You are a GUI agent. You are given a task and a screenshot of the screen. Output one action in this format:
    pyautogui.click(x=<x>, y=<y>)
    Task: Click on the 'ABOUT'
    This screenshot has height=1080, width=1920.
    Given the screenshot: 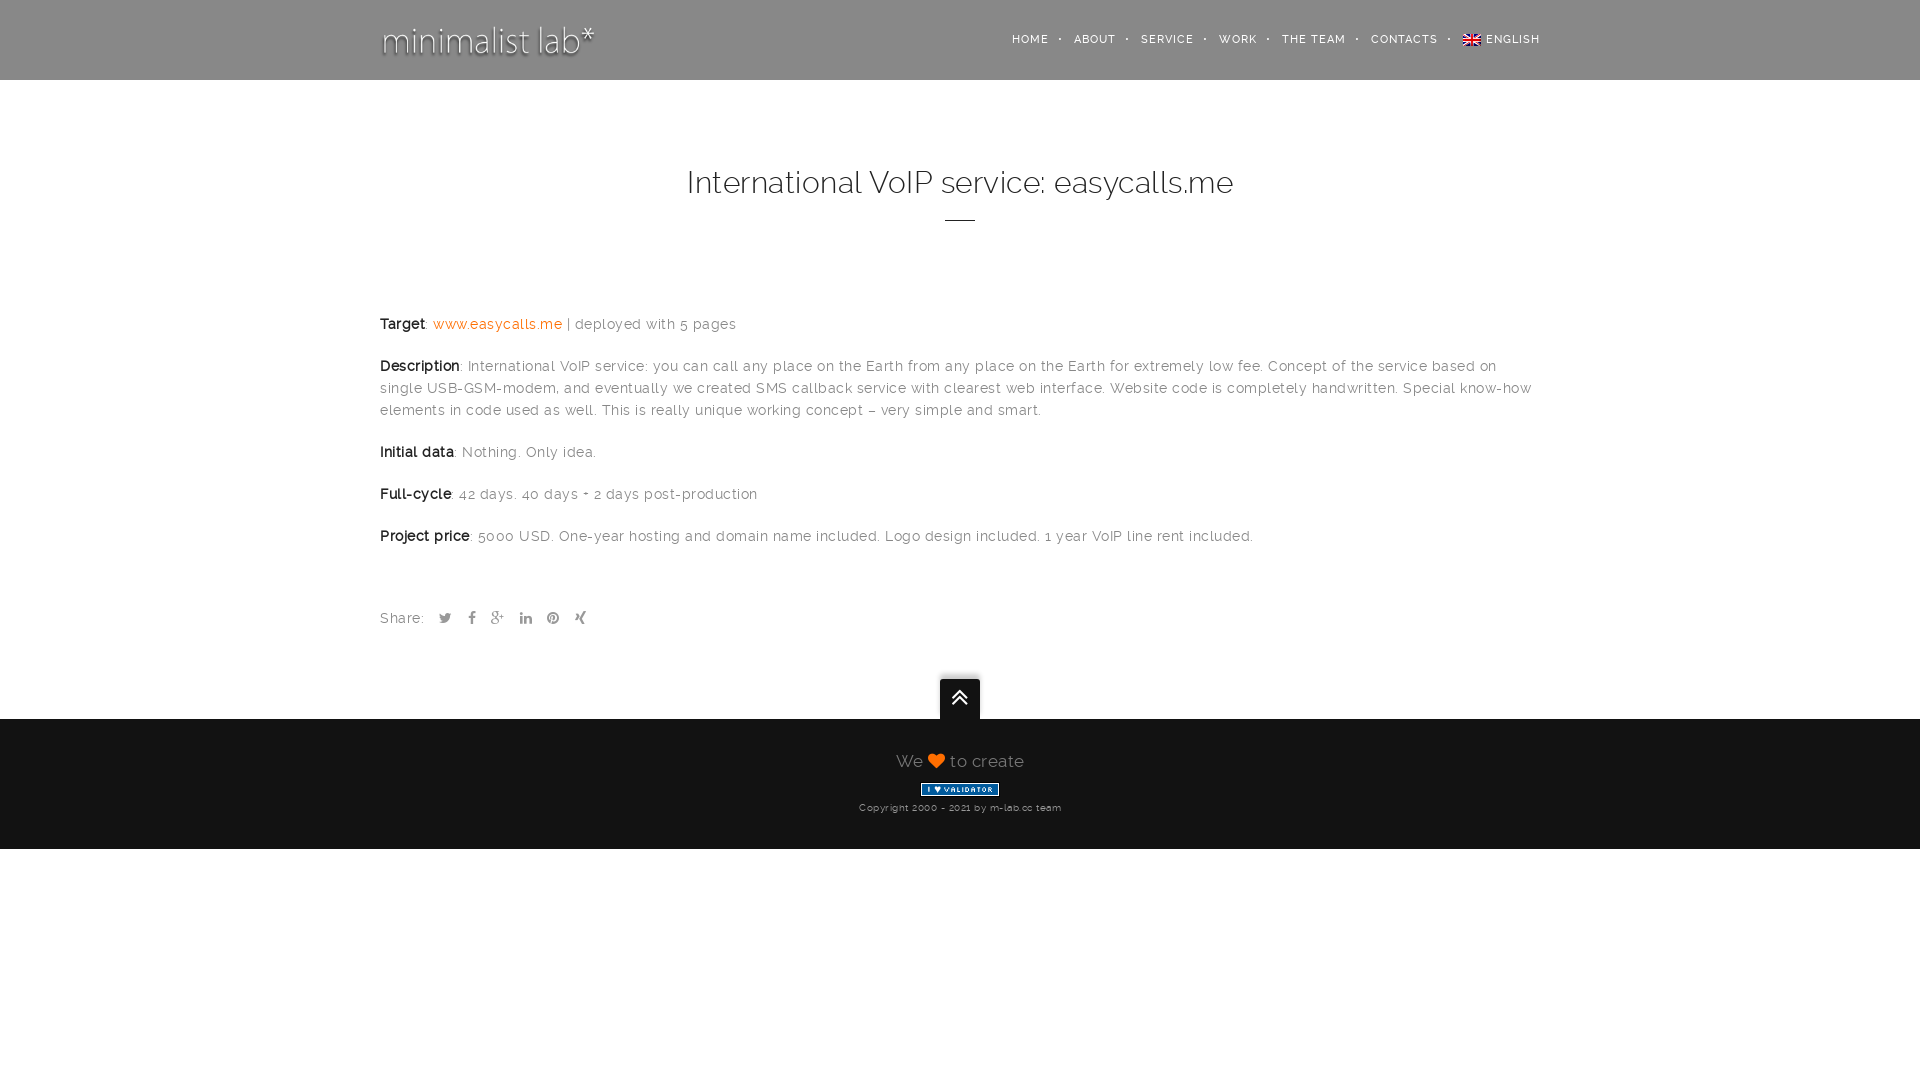 What is the action you would take?
    pyautogui.click(x=1081, y=39)
    